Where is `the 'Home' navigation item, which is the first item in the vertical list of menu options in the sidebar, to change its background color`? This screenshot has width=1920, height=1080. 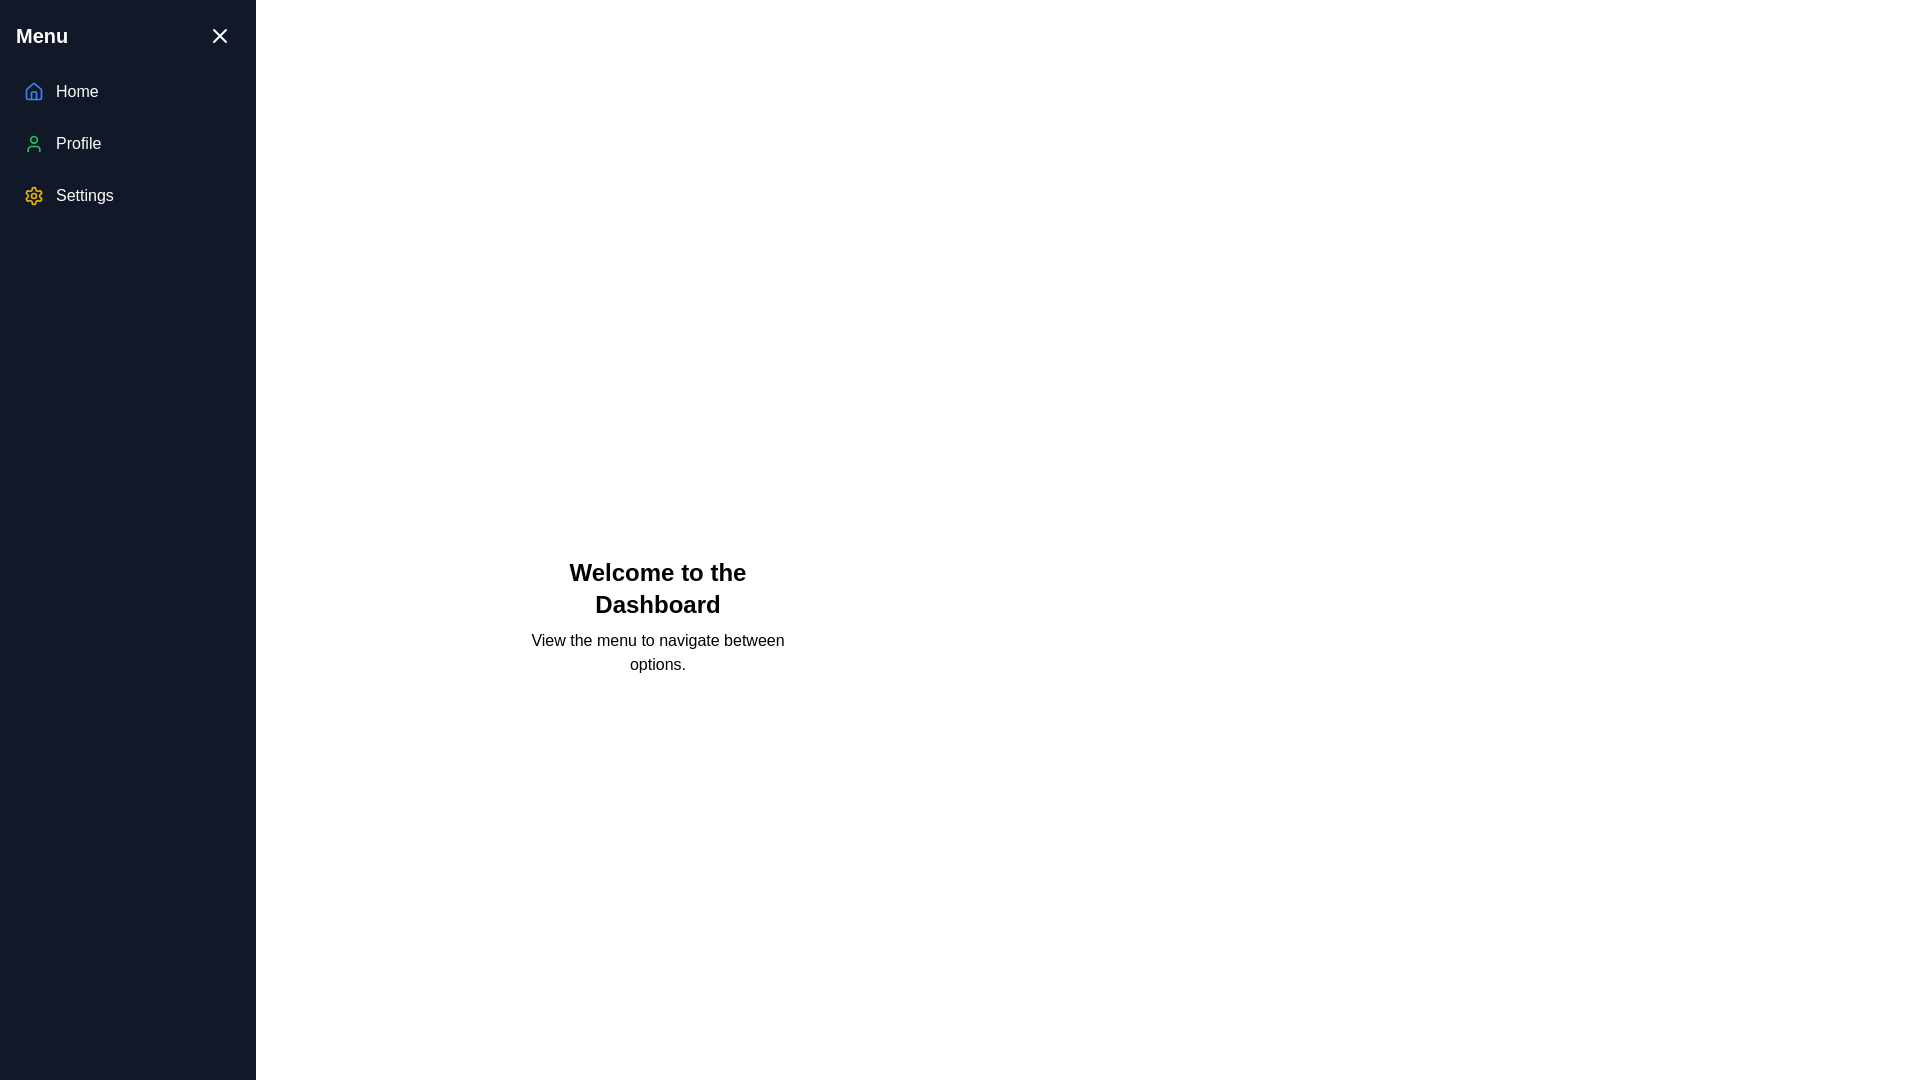 the 'Home' navigation item, which is the first item in the vertical list of menu options in the sidebar, to change its background color is located at coordinates (127, 92).